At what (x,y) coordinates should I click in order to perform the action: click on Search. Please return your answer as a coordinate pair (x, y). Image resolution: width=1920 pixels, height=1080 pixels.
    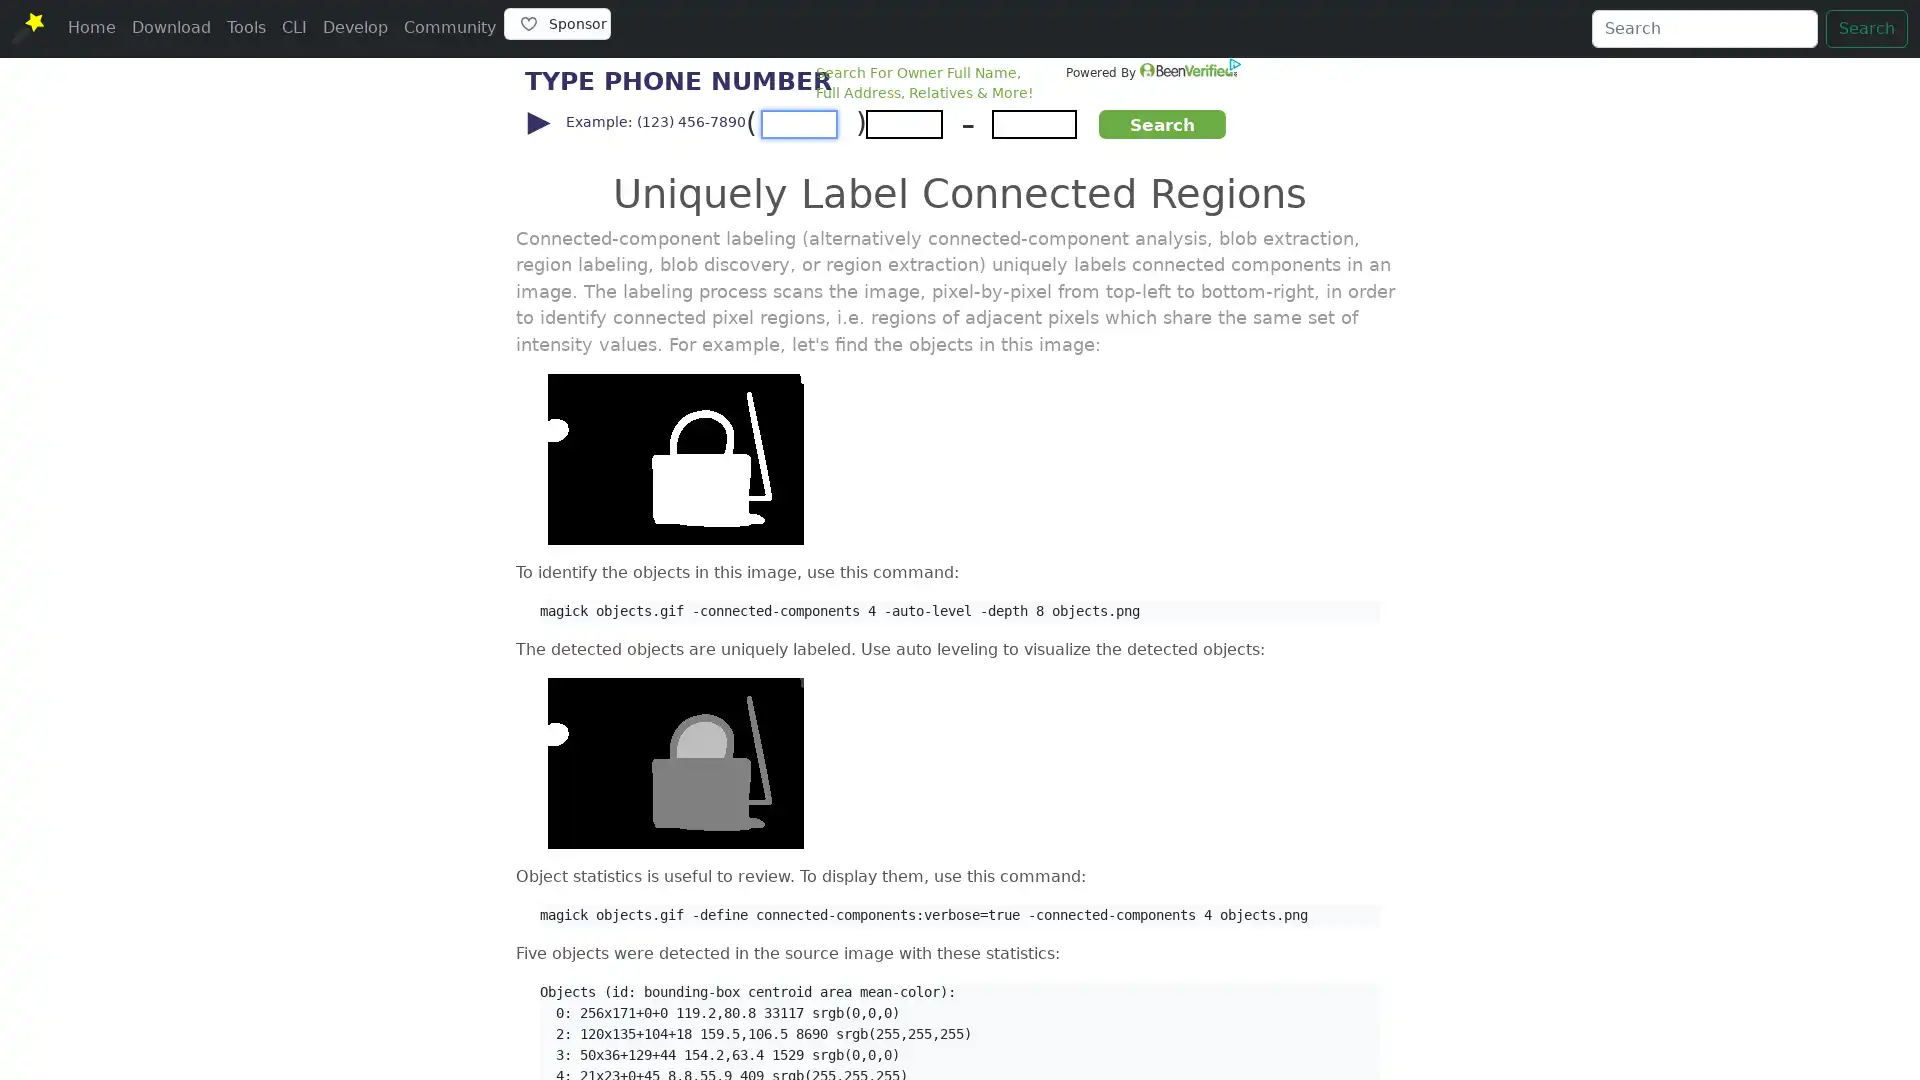
    Looking at the image, I should click on (1866, 29).